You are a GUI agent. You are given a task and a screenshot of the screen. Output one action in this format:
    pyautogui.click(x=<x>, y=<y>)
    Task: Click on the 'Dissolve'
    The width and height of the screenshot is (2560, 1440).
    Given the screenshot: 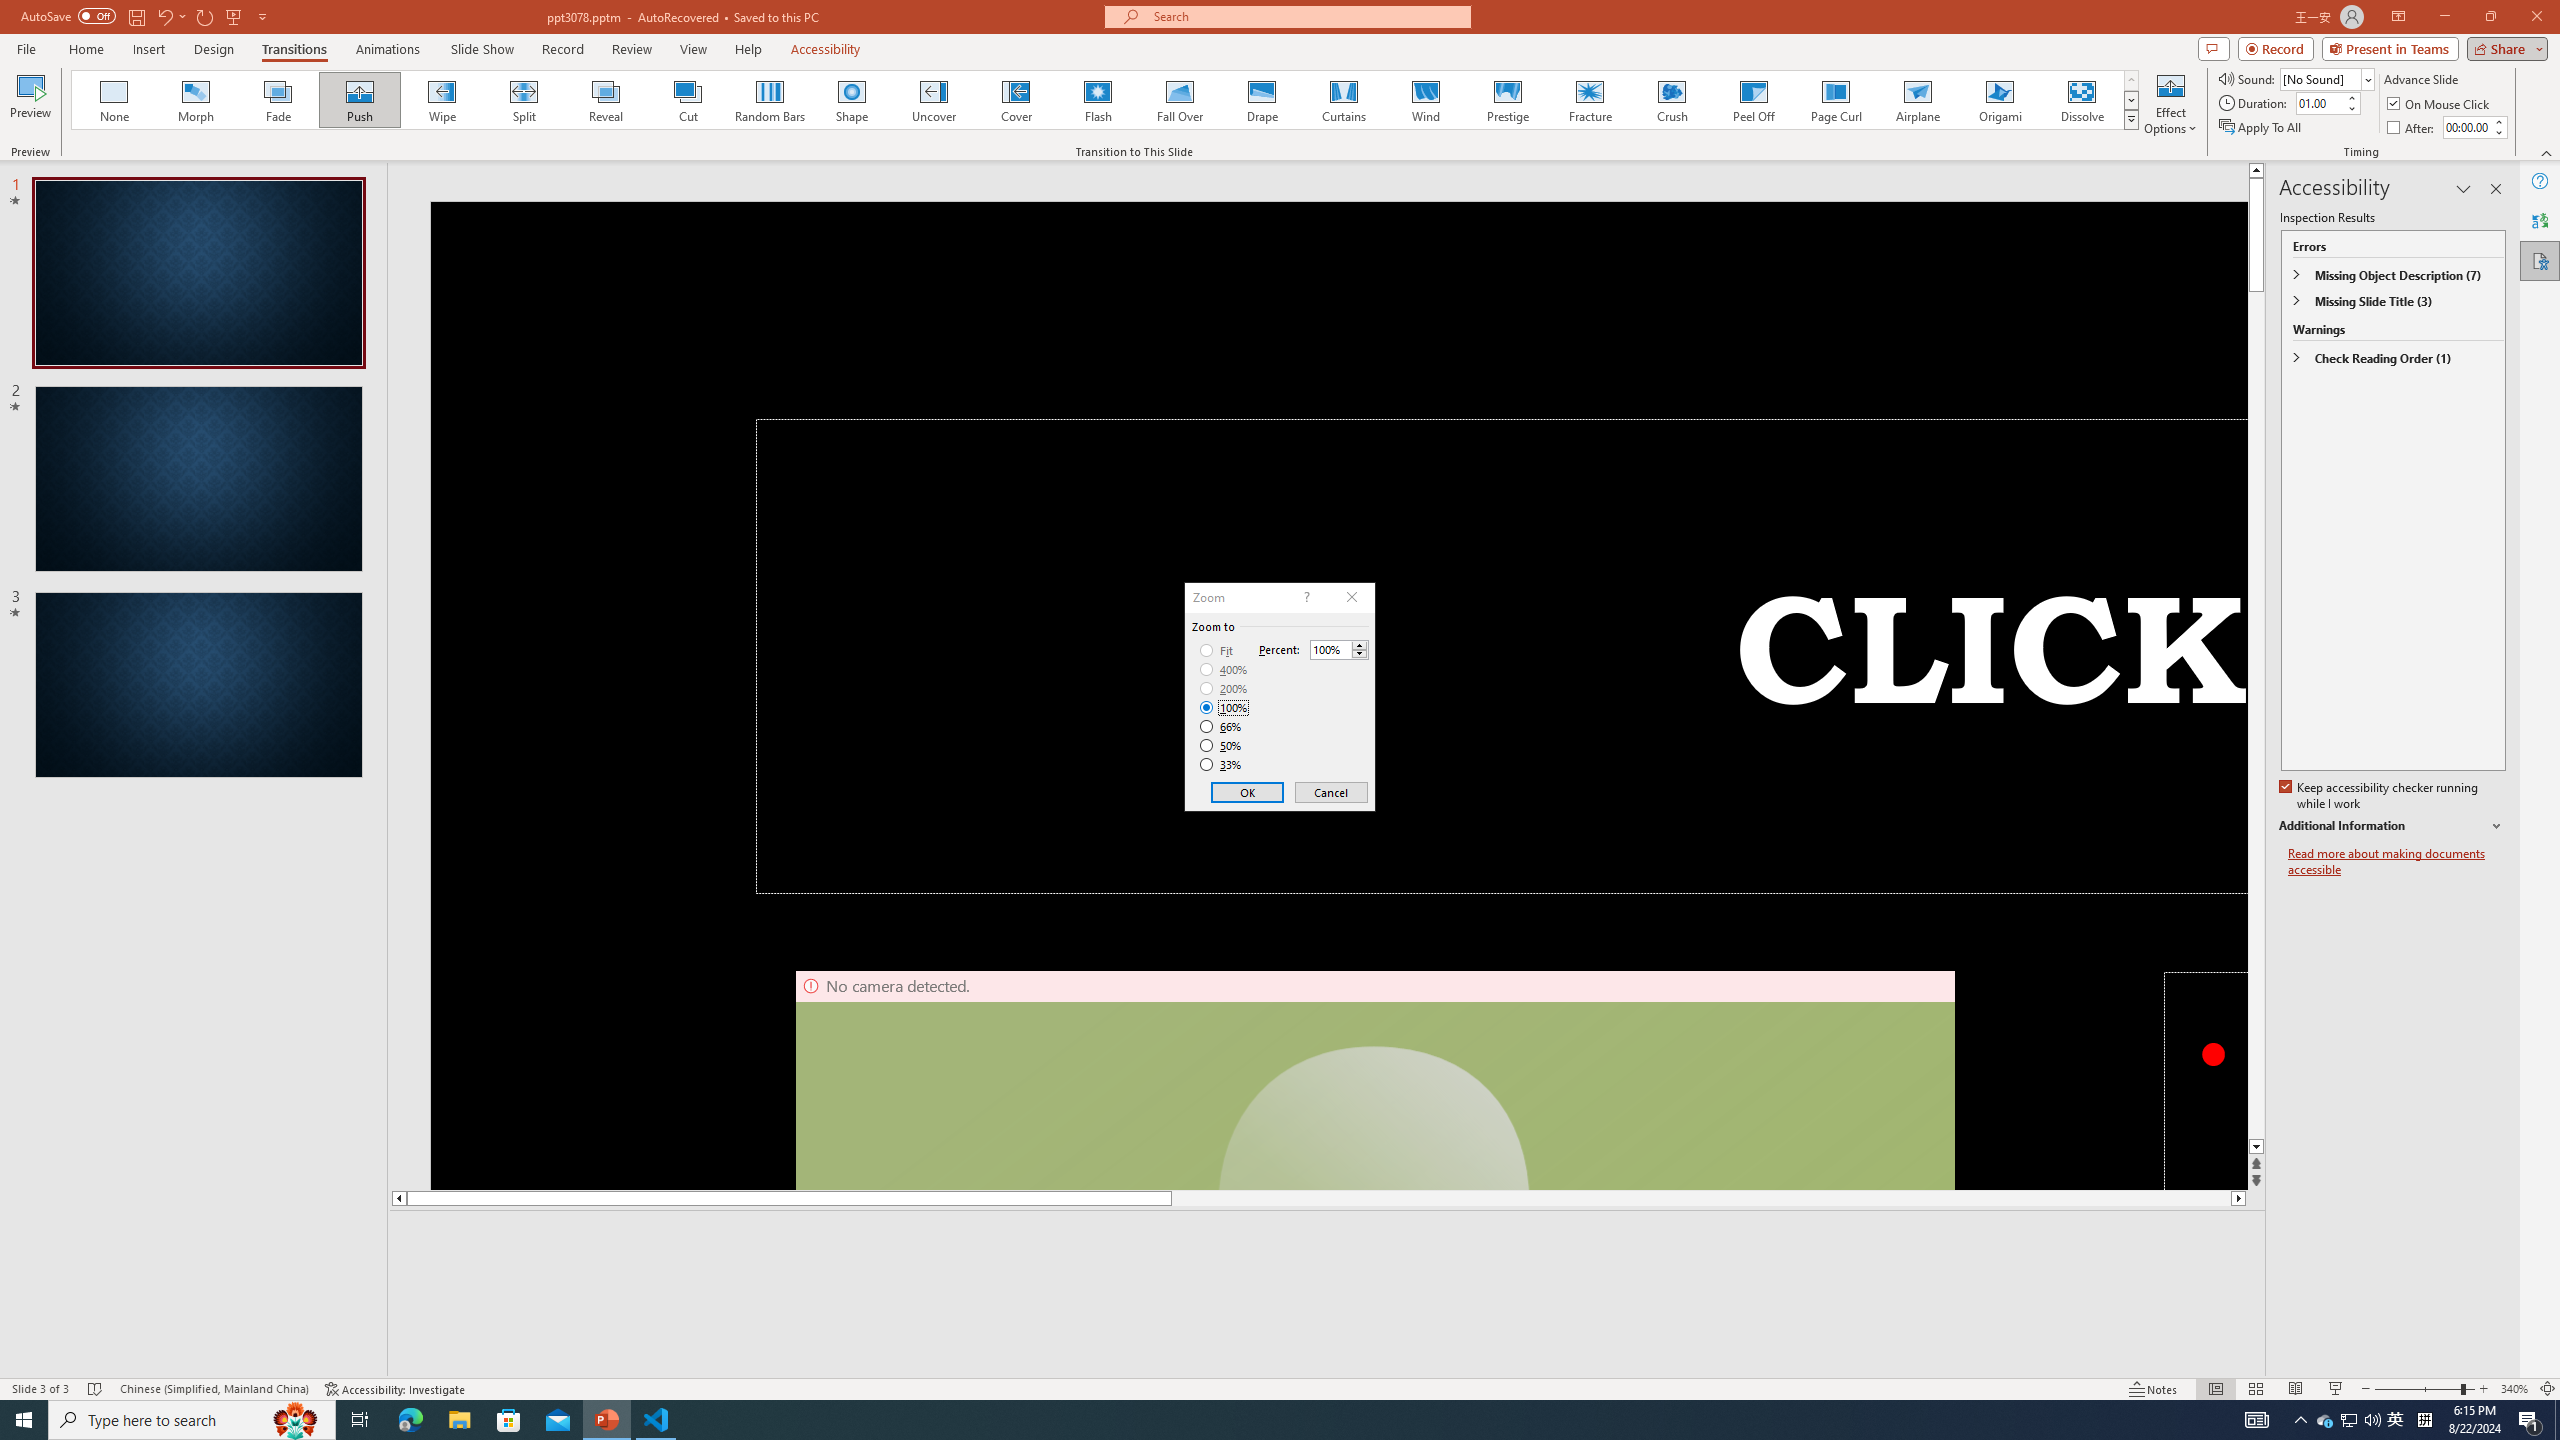 What is the action you would take?
    pyautogui.click(x=2080, y=99)
    